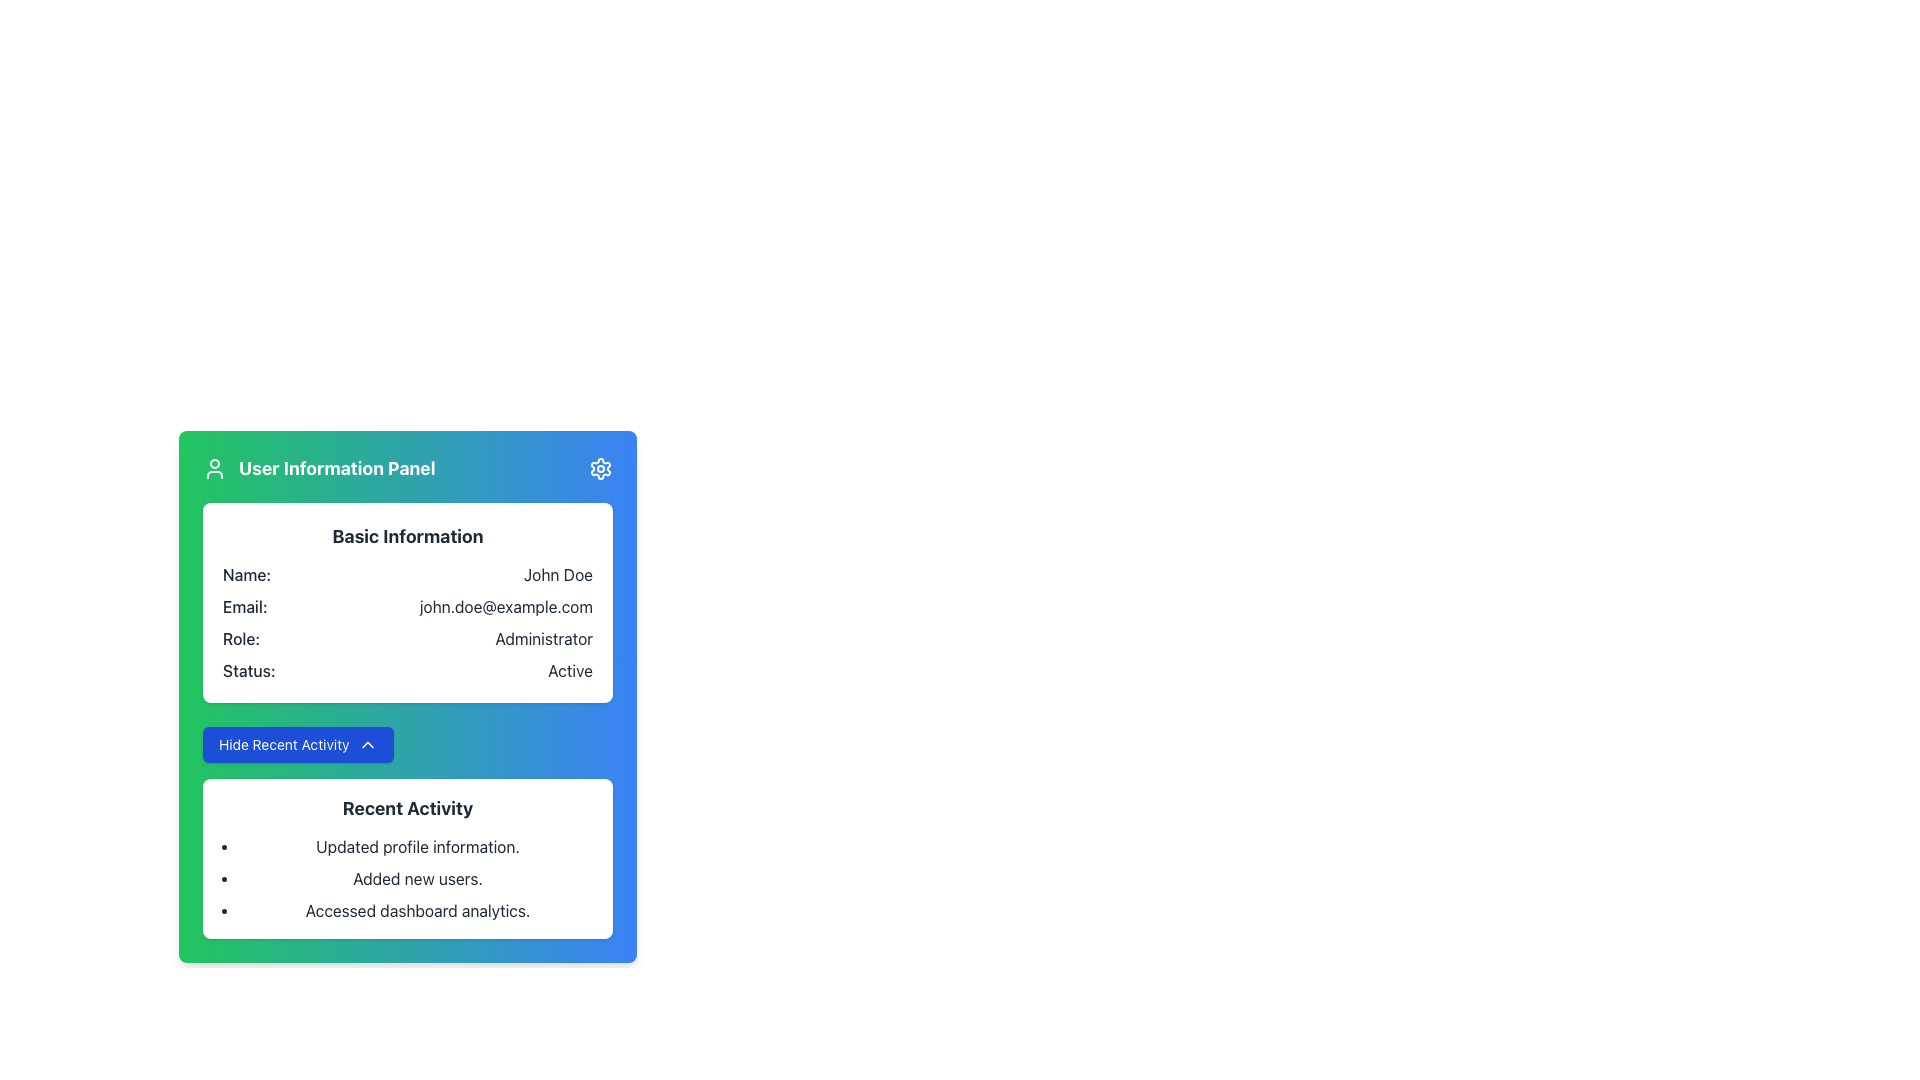  Describe the element at coordinates (506, 605) in the screenshot. I see `the non-interactive Text Display that shows the email address 'john.doe@example.com' in the 'User Information Panel'` at that location.